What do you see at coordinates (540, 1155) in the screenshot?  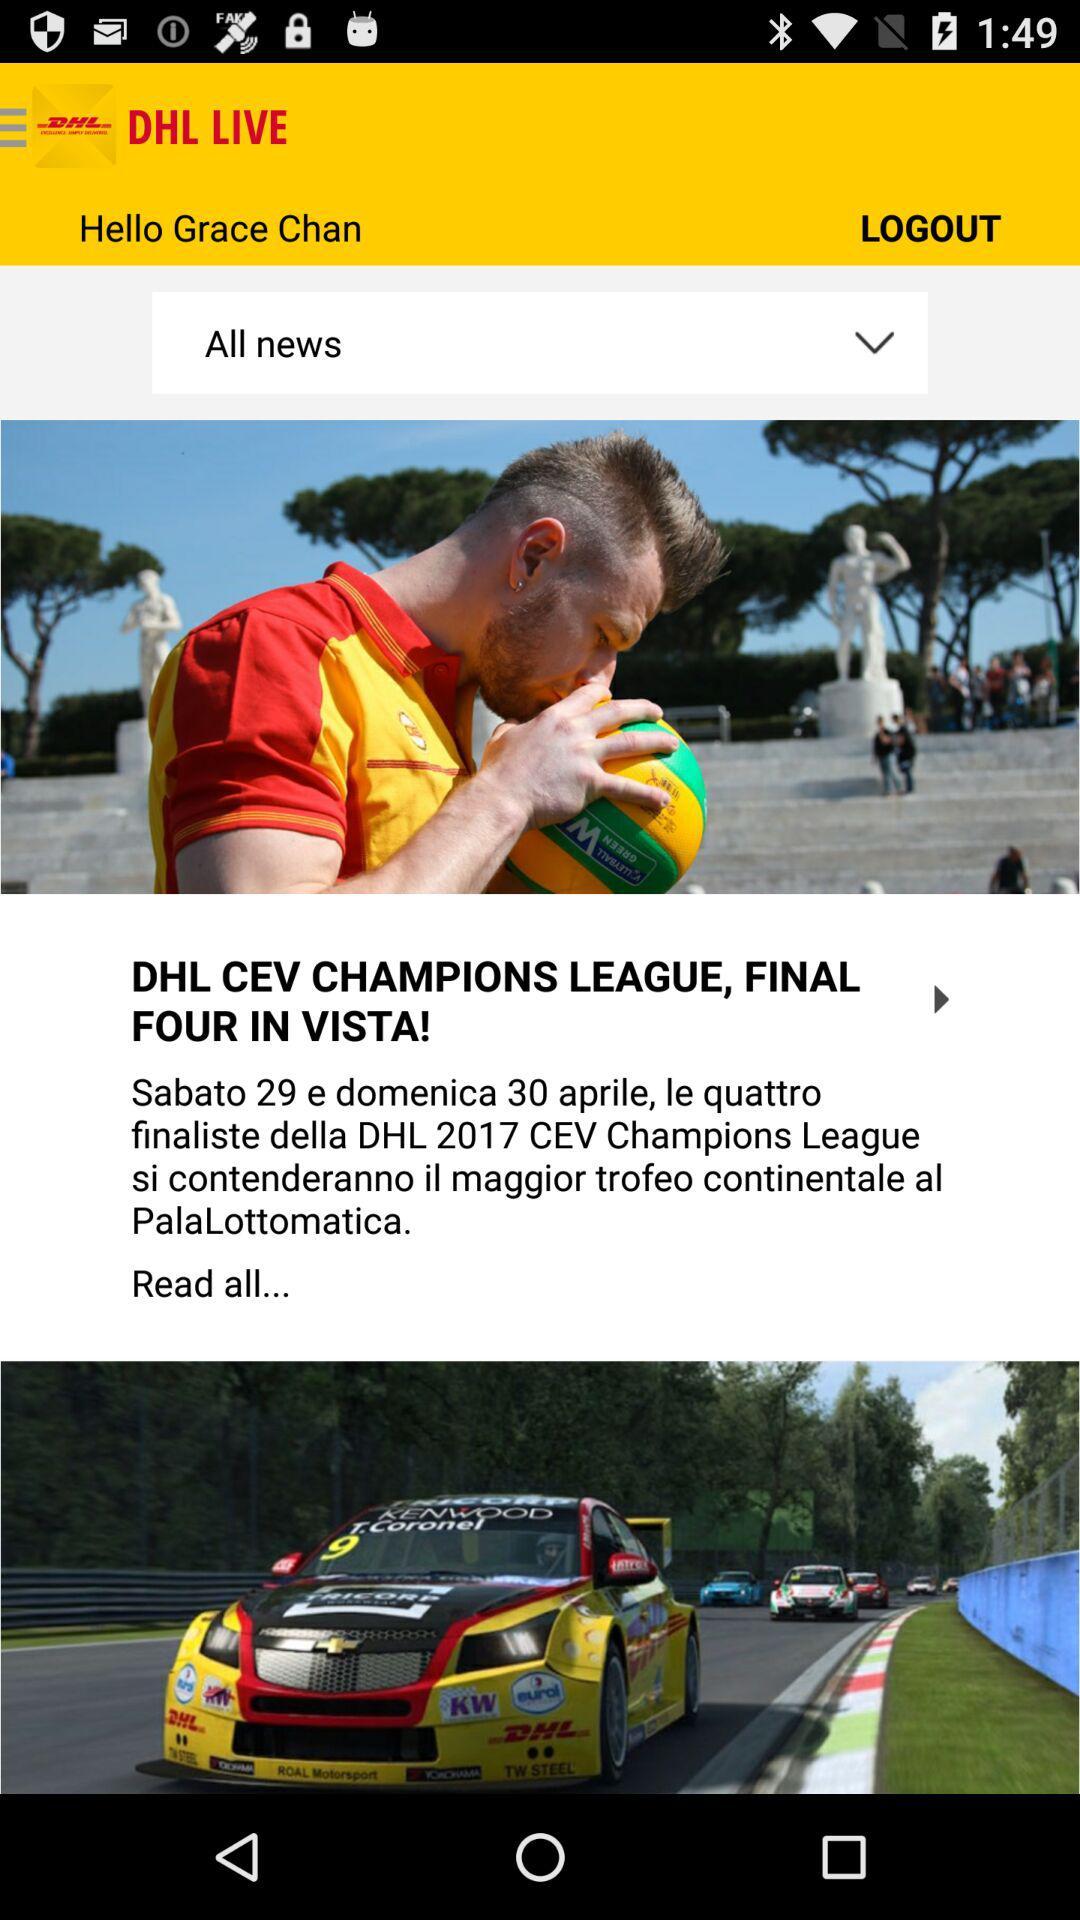 I see `icon above the read all... app` at bounding box center [540, 1155].